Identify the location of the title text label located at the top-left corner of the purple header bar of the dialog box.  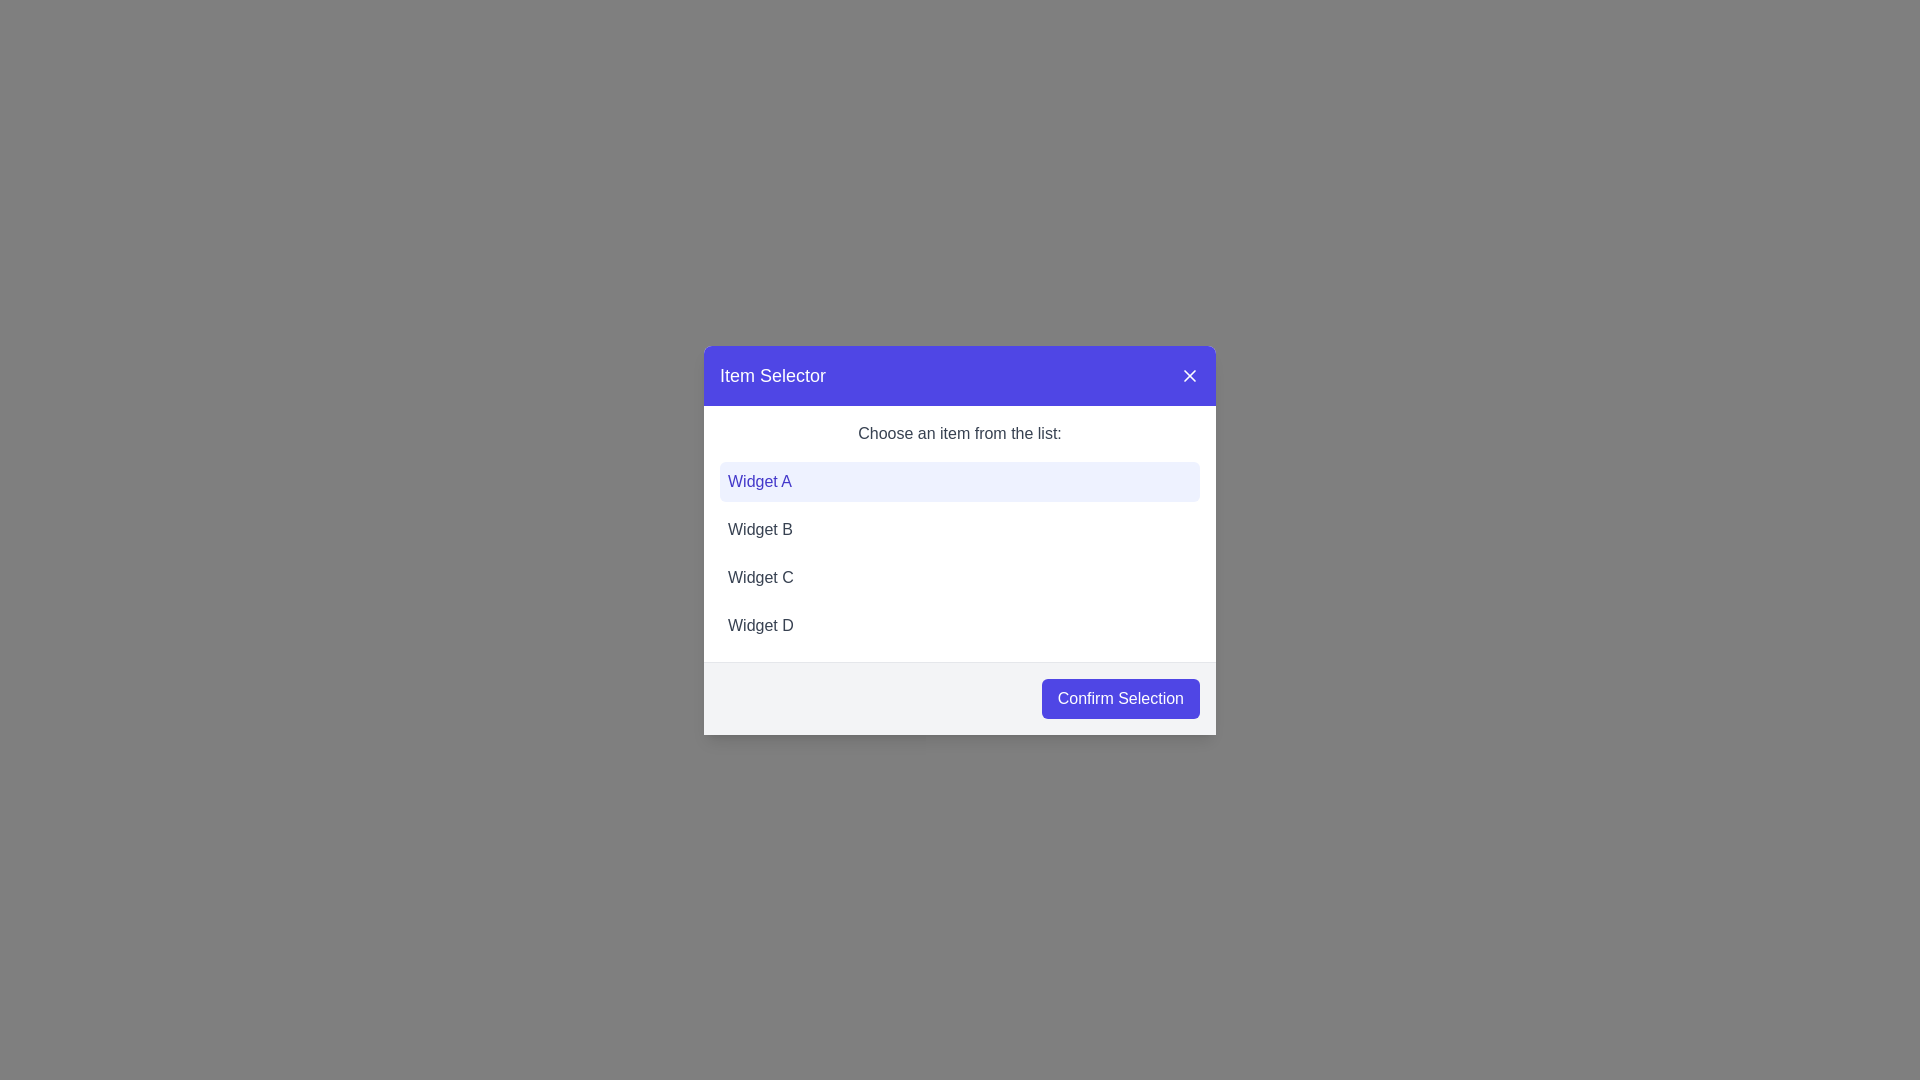
(771, 375).